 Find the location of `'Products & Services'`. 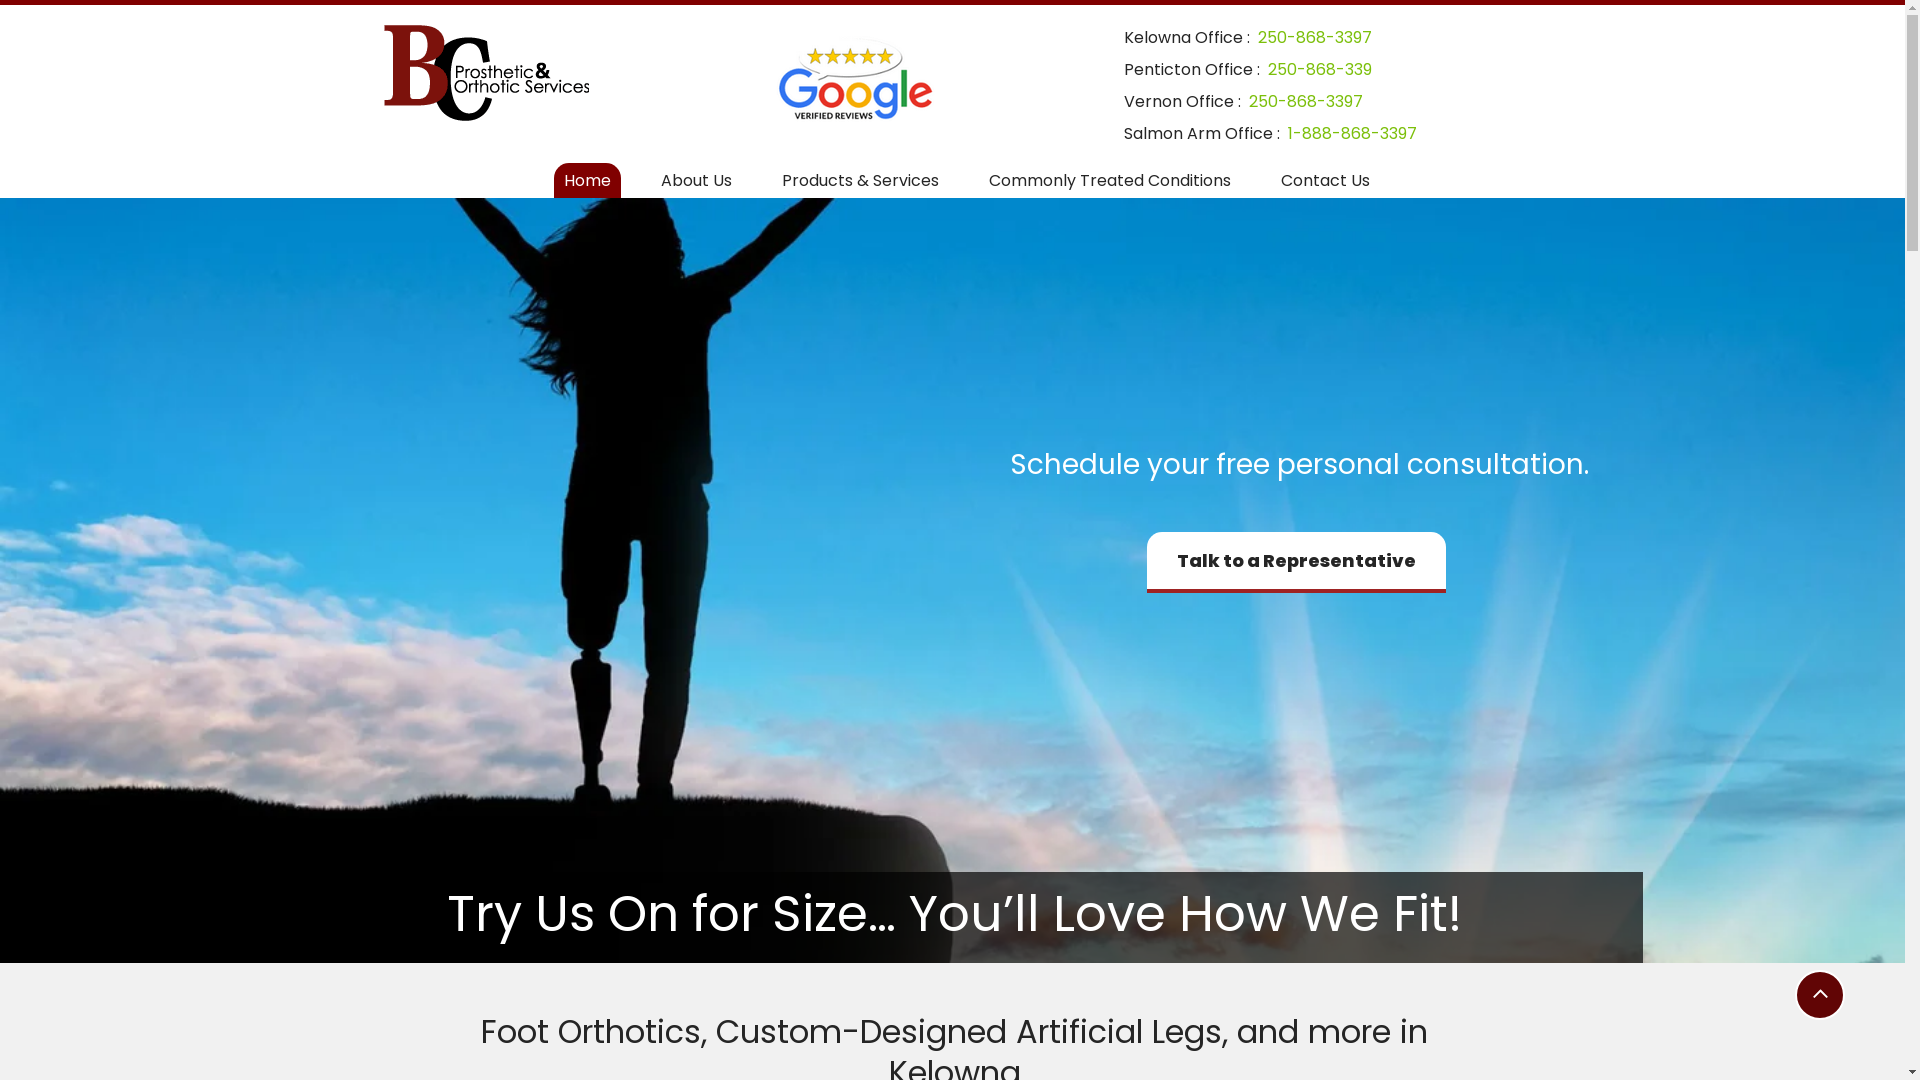

'Products & Services' is located at coordinates (860, 180).